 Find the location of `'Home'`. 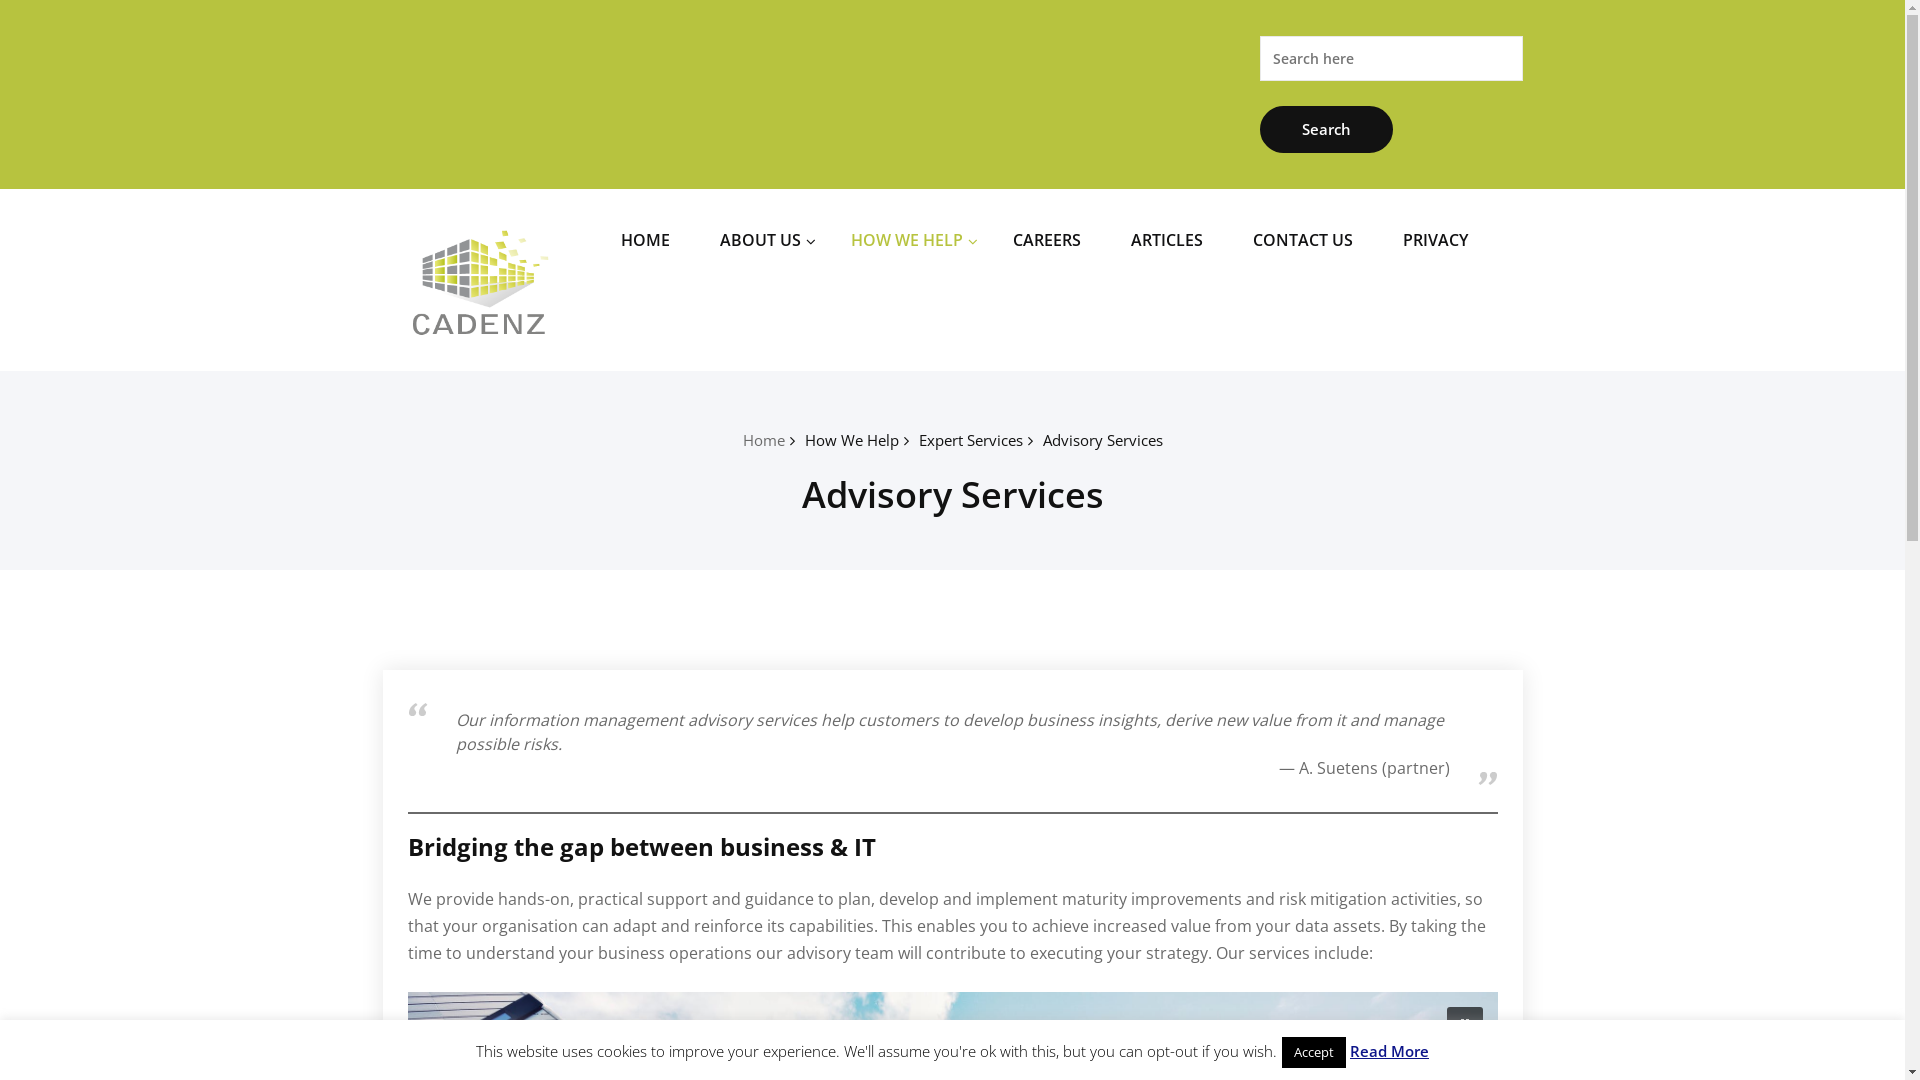

'Home' is located at coordinates (762, 438).